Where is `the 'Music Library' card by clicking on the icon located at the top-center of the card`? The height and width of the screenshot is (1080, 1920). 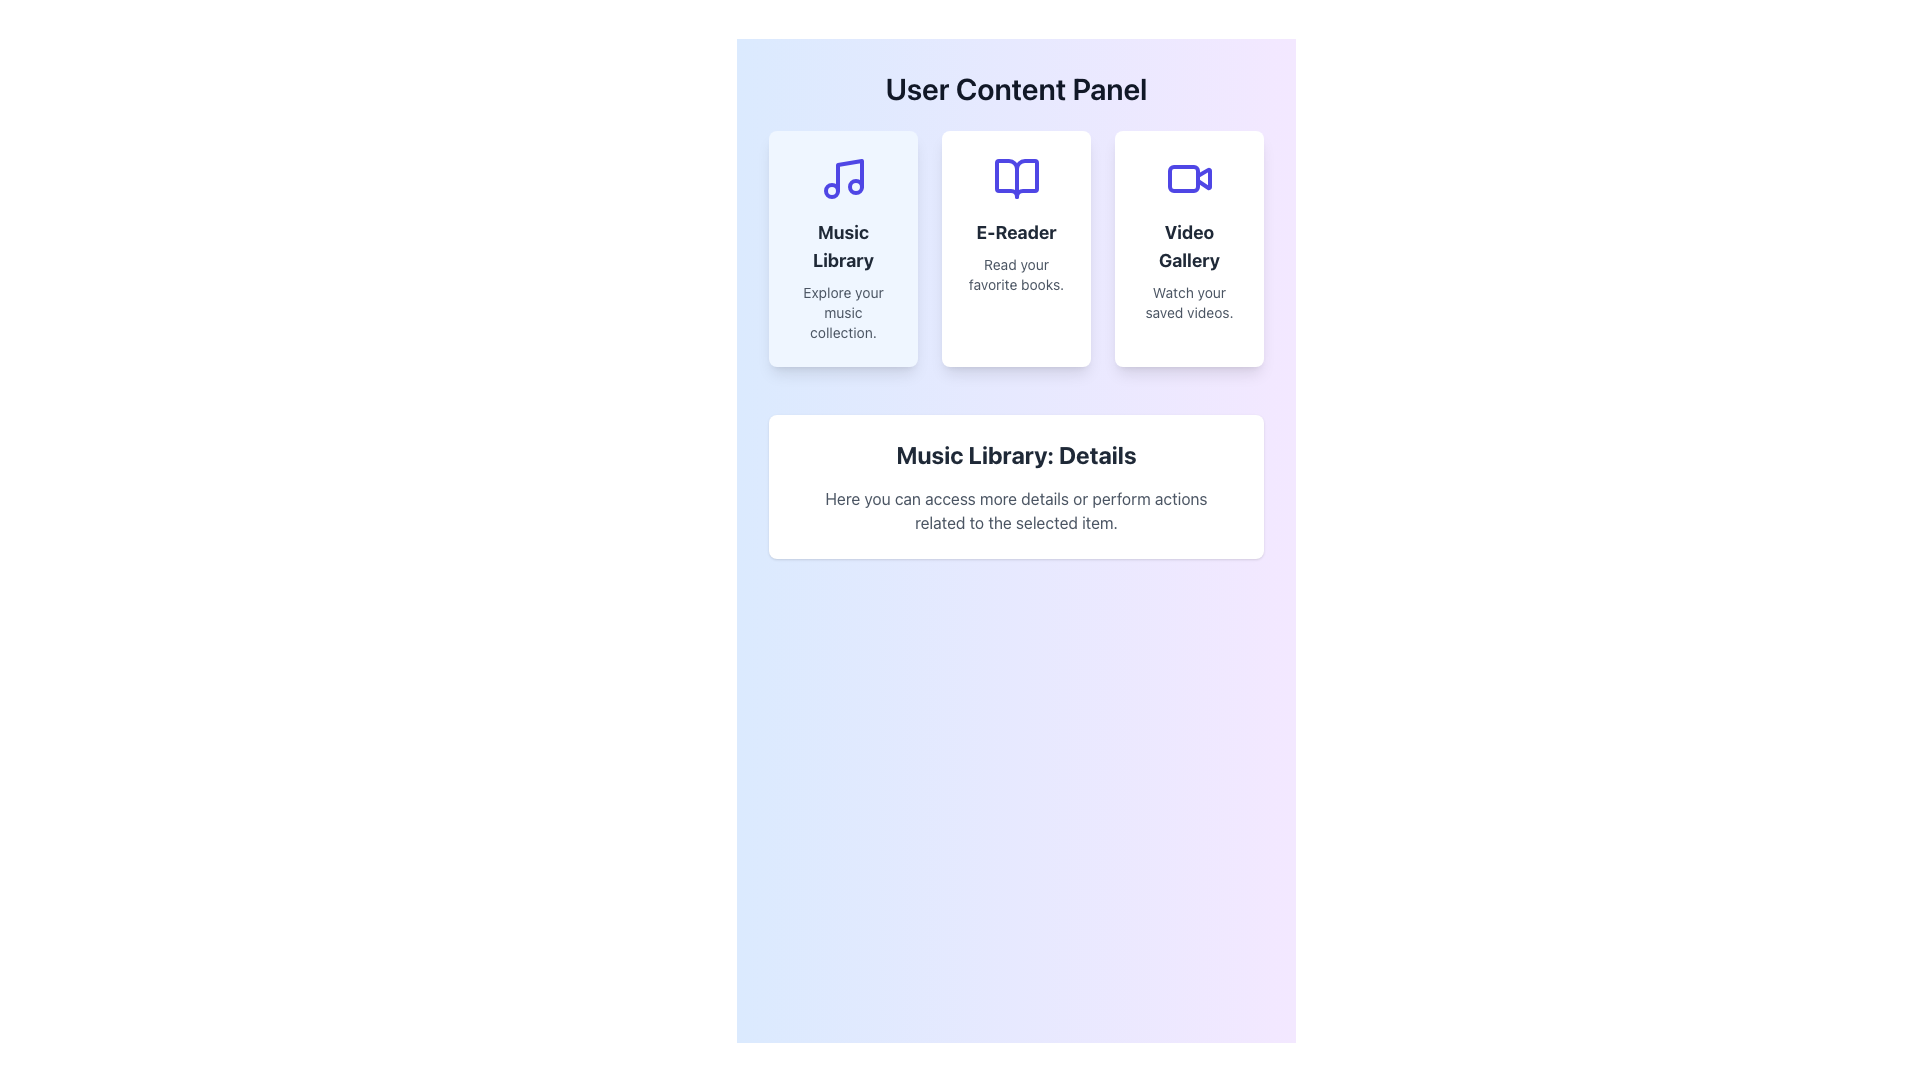
the 'Music Library' card by clicking on the icon located at the top-center of the card is located at coordinates (843, 177).